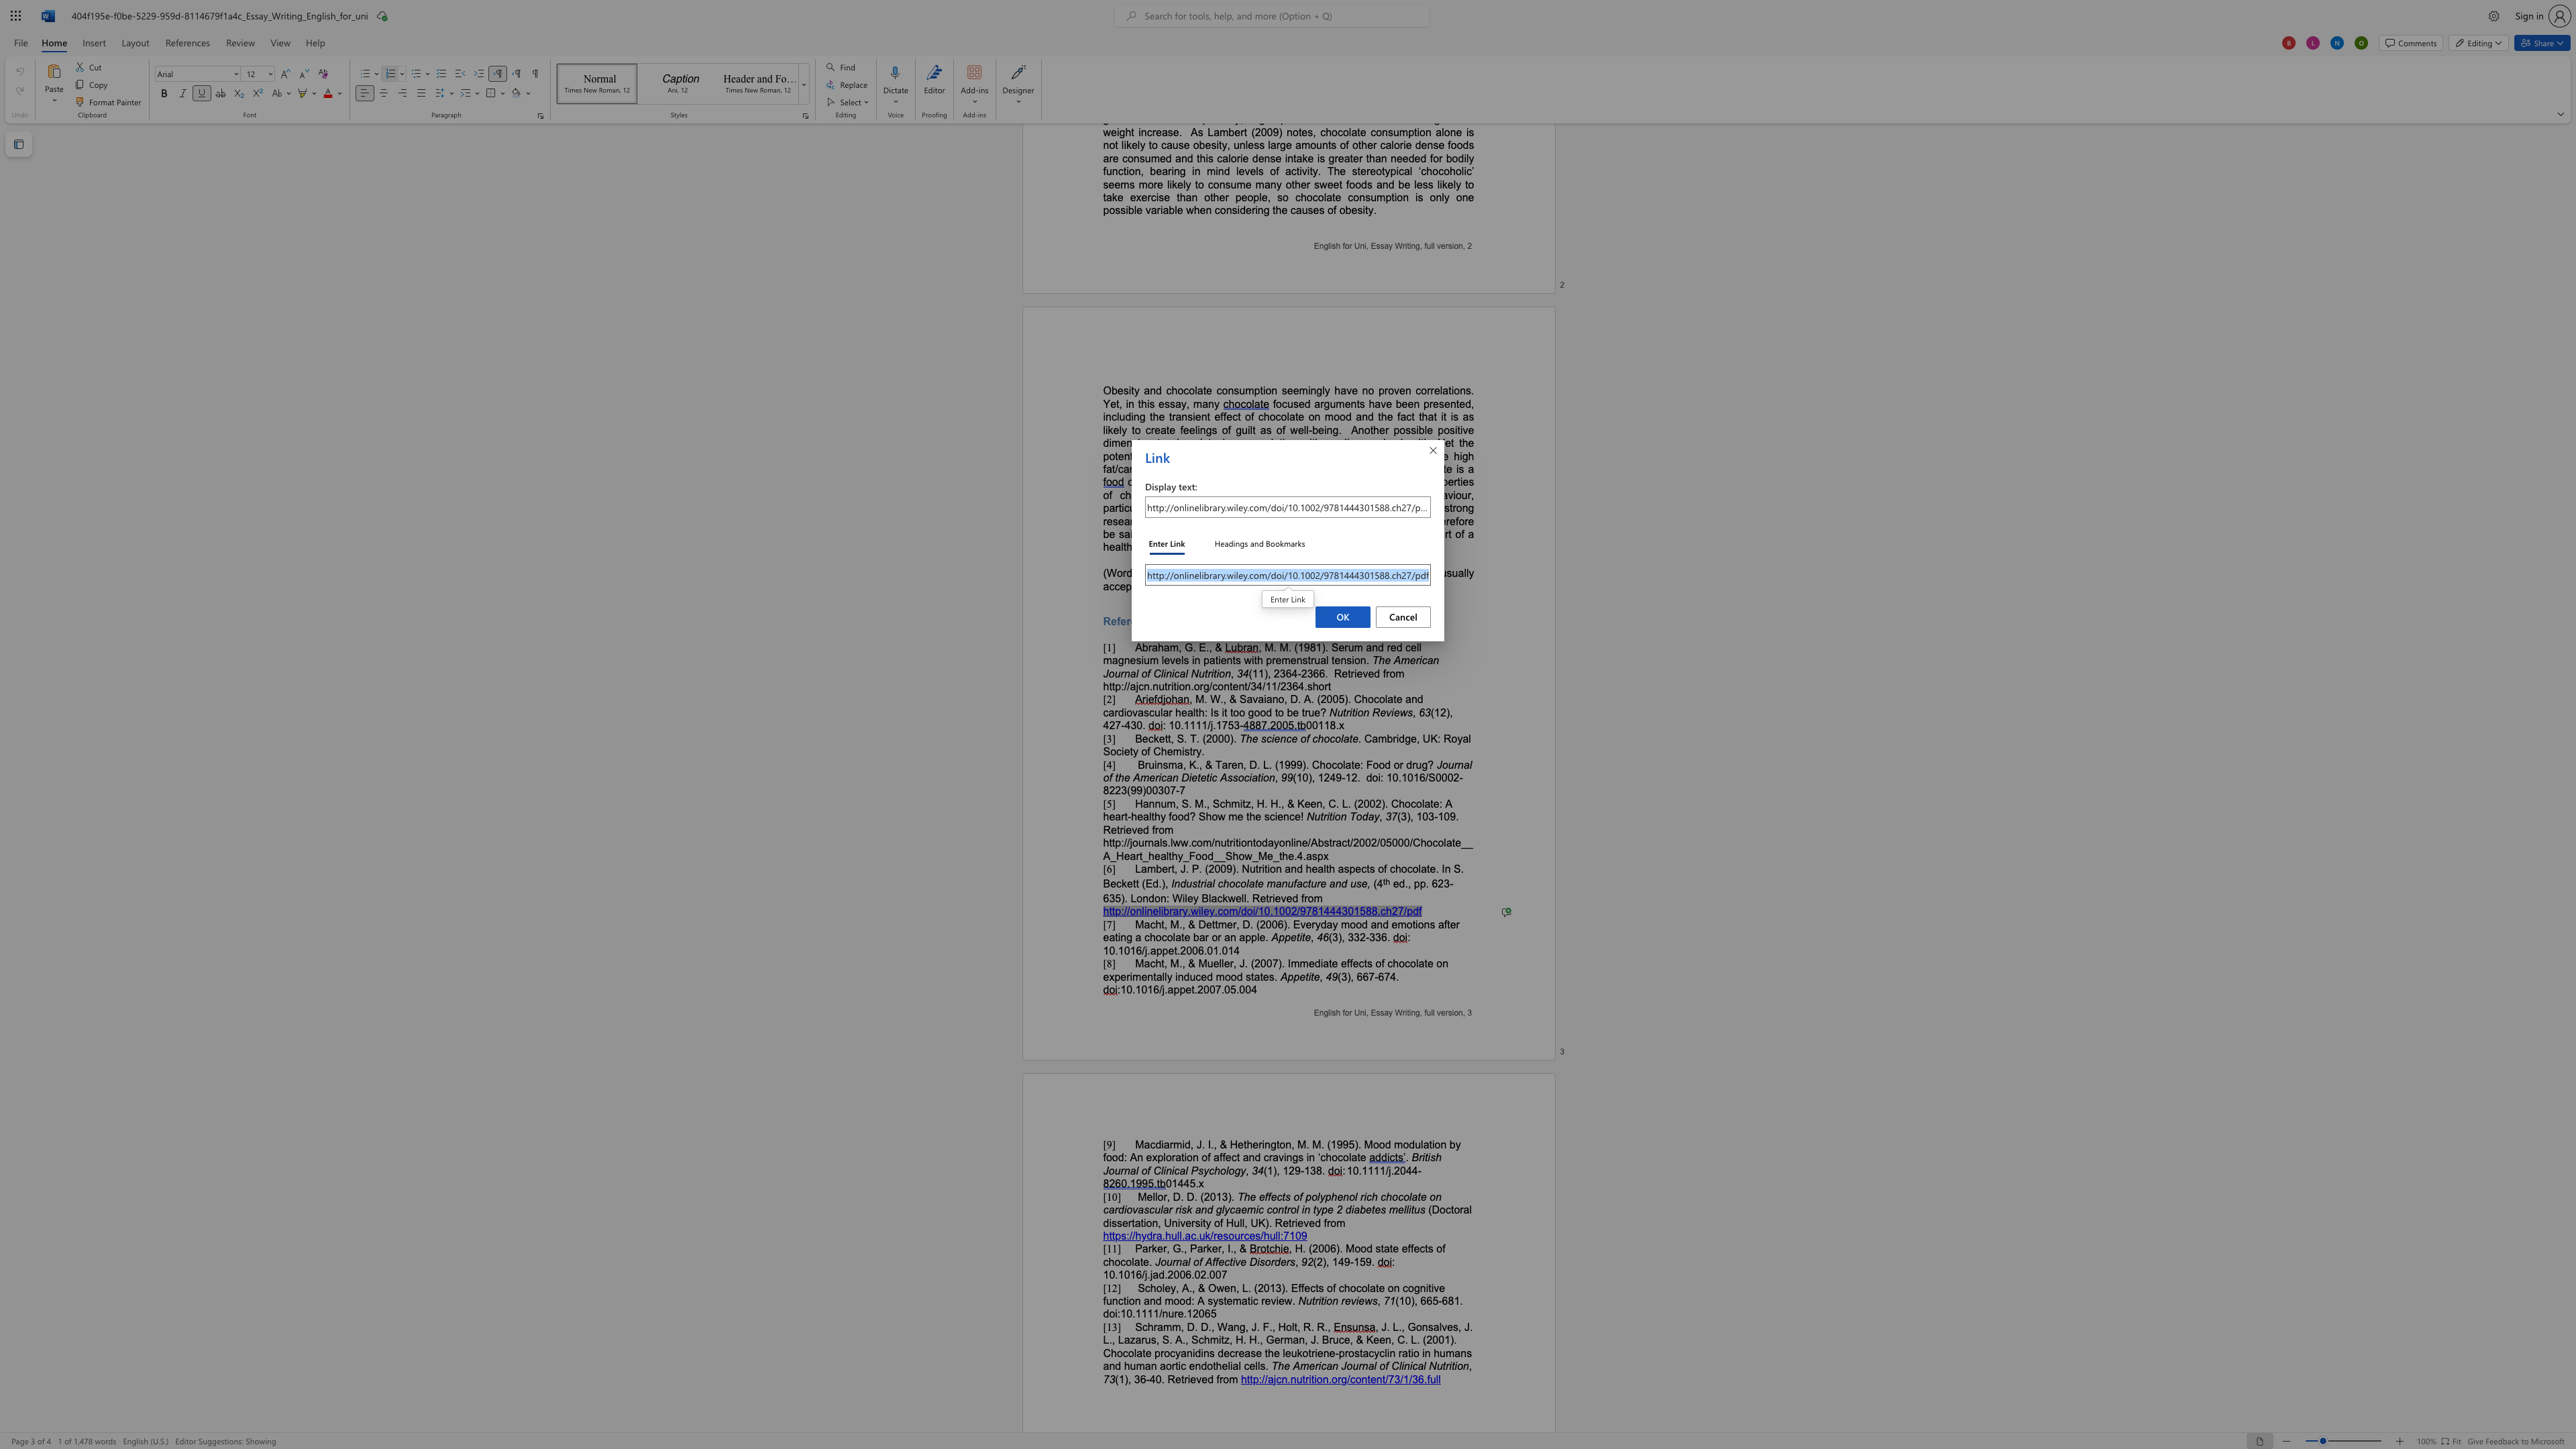 Image resolution: width=2576 pixels, height=1449 pixels. Describe the element at coordinates (1372, 1012) in the screenshot. I see `the 2th character "E" in the text` at that location.